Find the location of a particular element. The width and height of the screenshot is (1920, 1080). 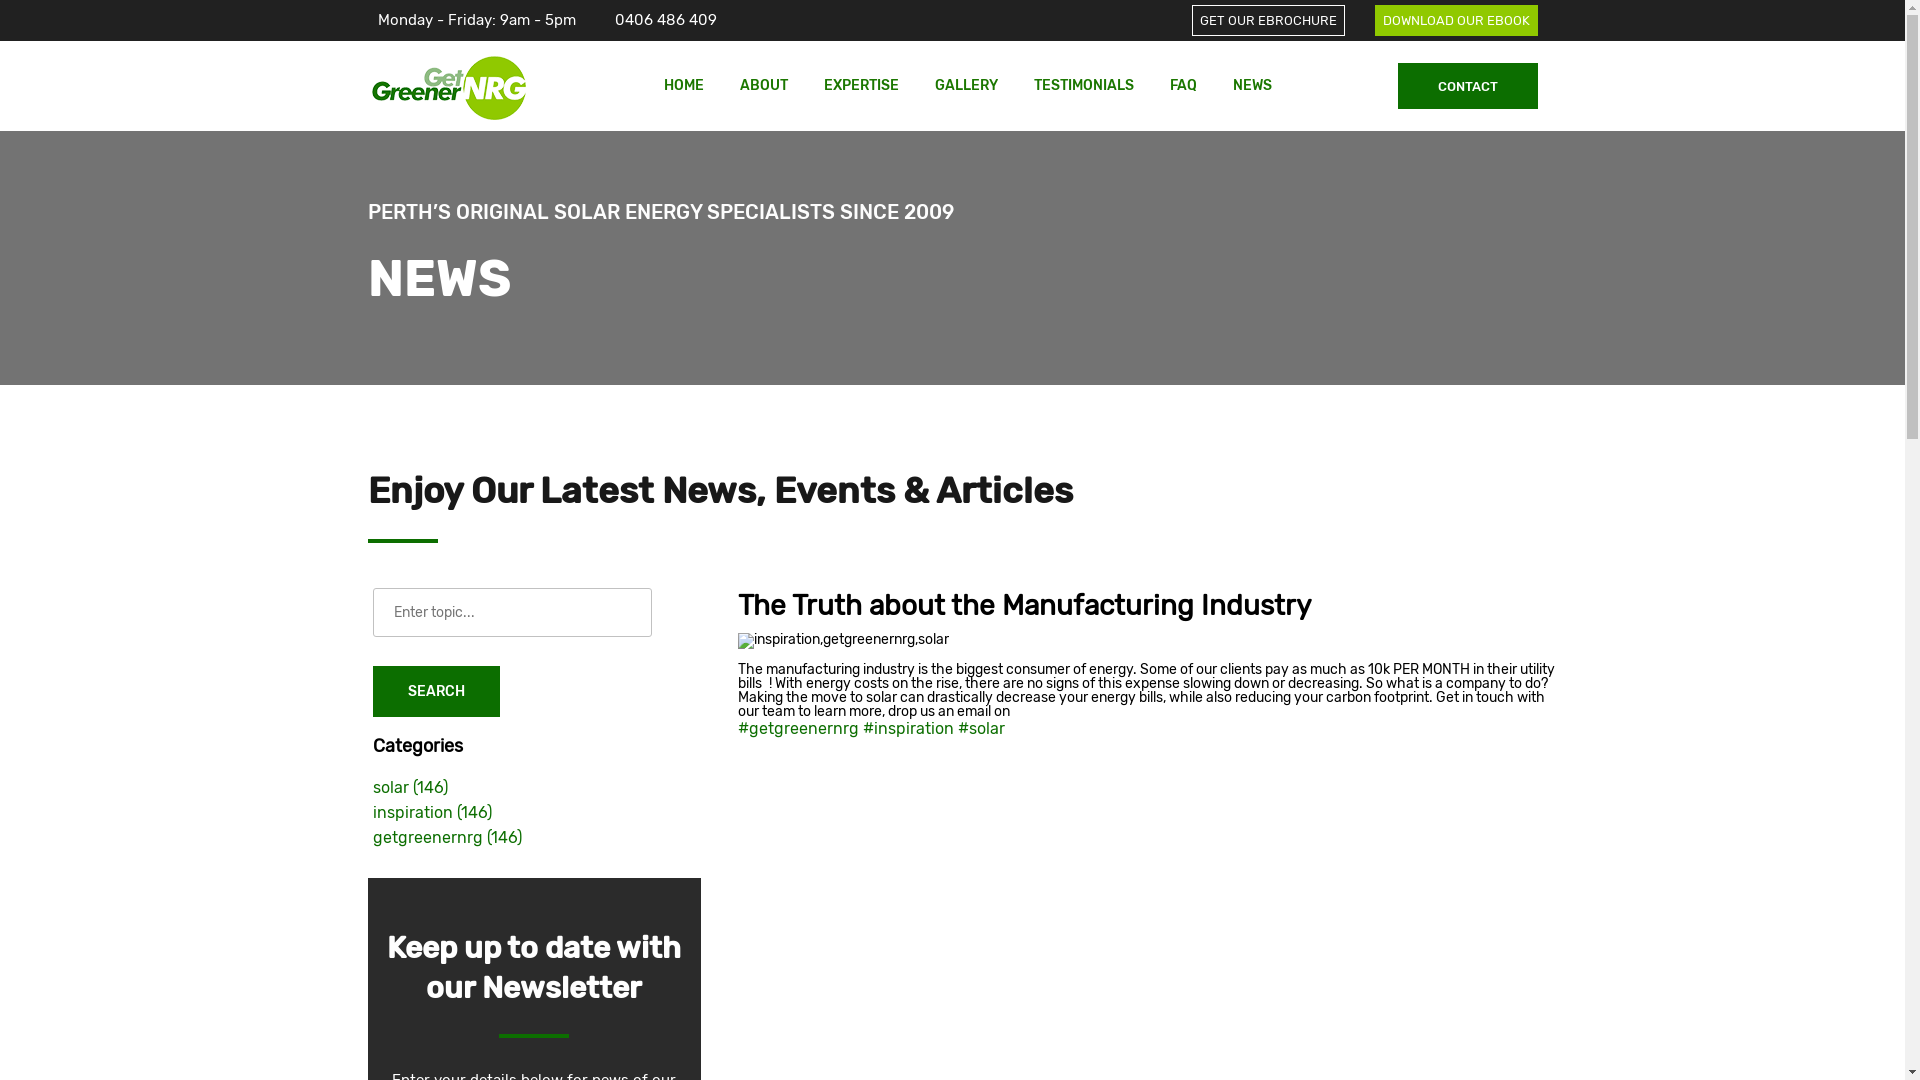

'DOWNLOAD OUR EBOOK' is located at coordinates (1455, 19).